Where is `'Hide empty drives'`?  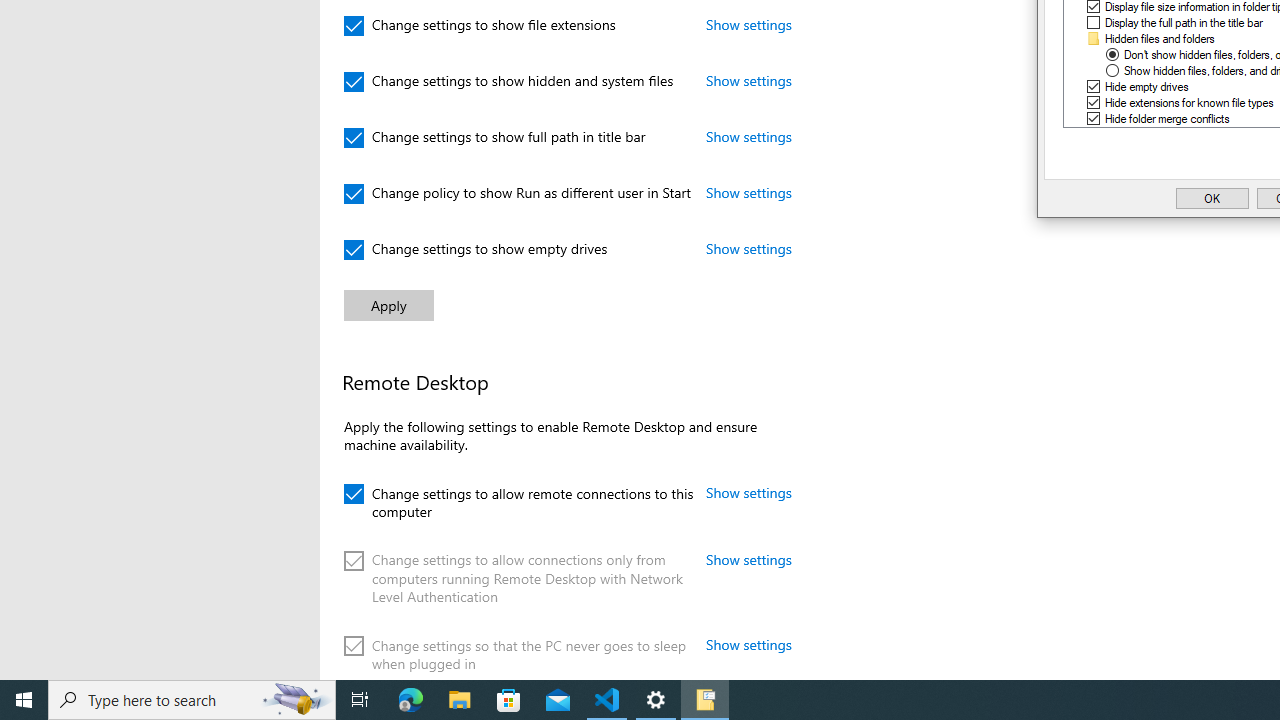
'Hide empty drives' is located at coordinates (1146, 86).